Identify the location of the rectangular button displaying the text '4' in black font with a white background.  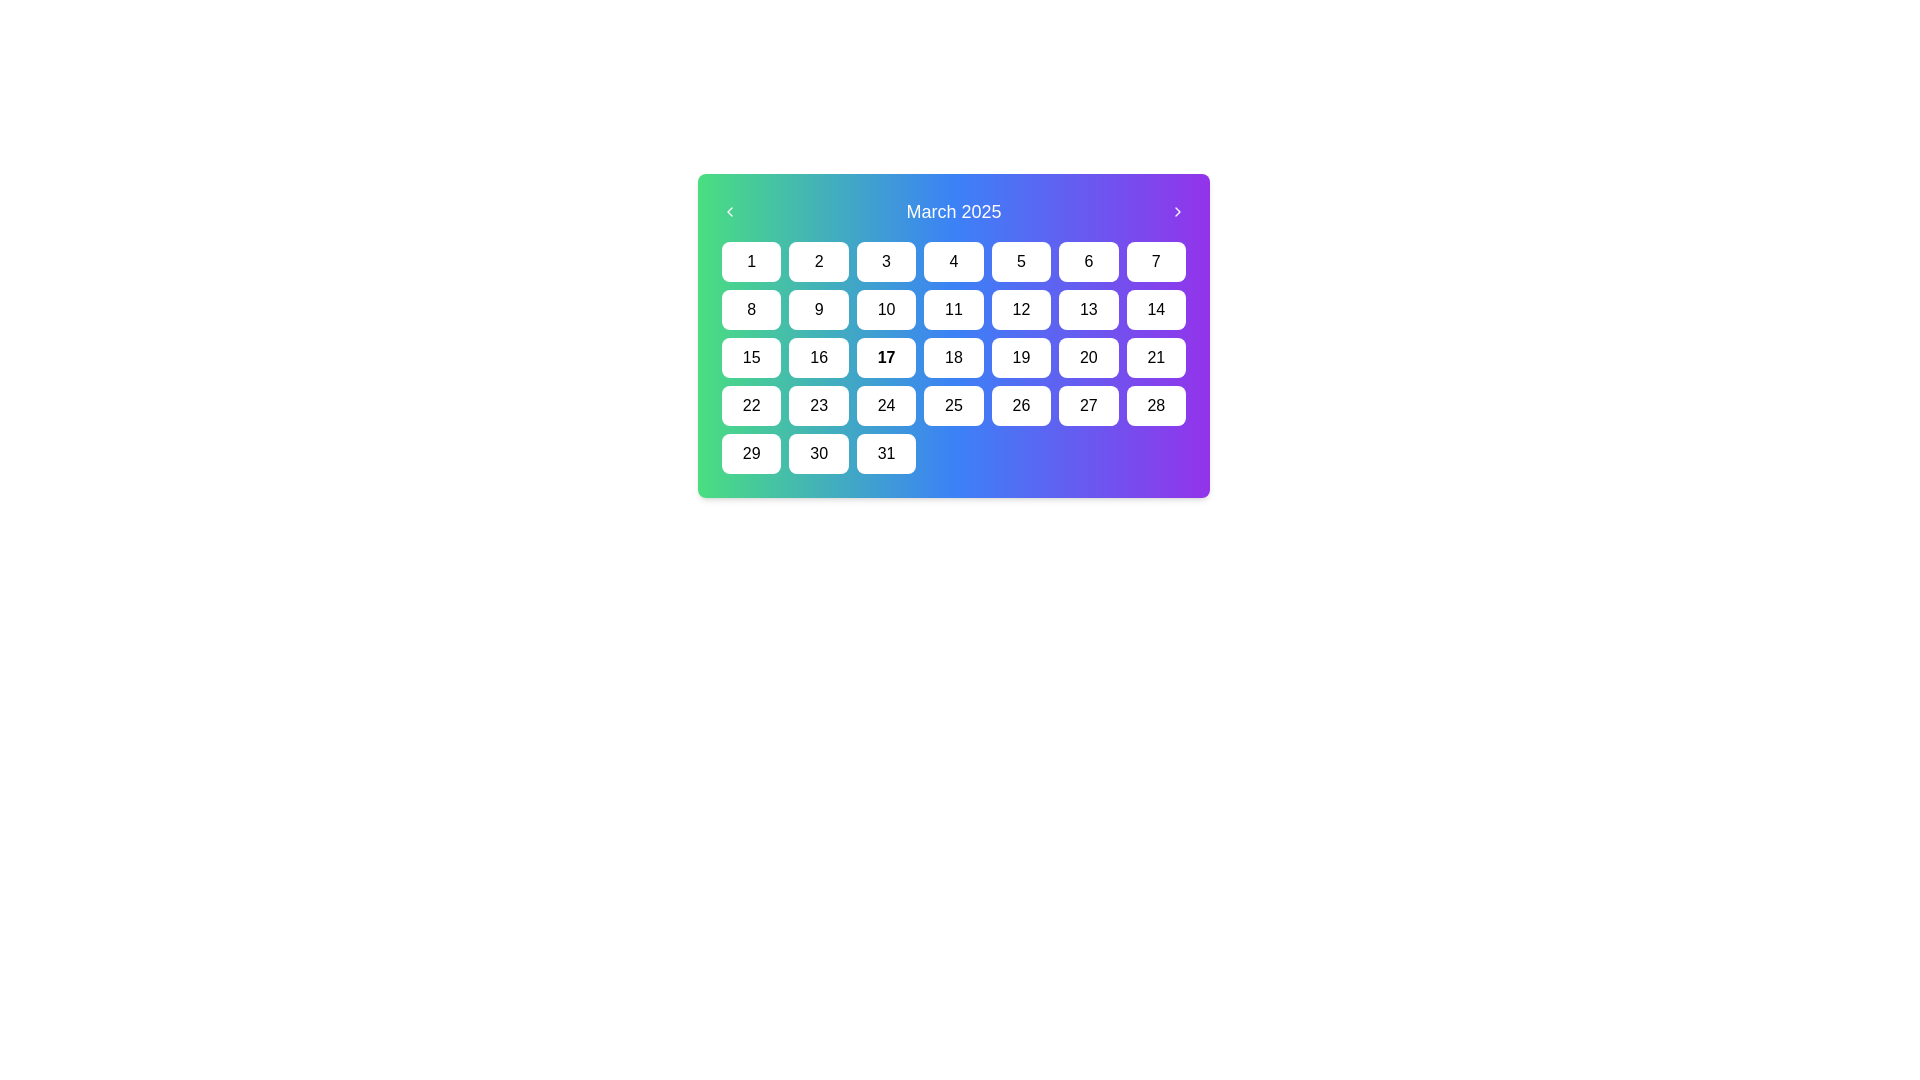
(953, 261).